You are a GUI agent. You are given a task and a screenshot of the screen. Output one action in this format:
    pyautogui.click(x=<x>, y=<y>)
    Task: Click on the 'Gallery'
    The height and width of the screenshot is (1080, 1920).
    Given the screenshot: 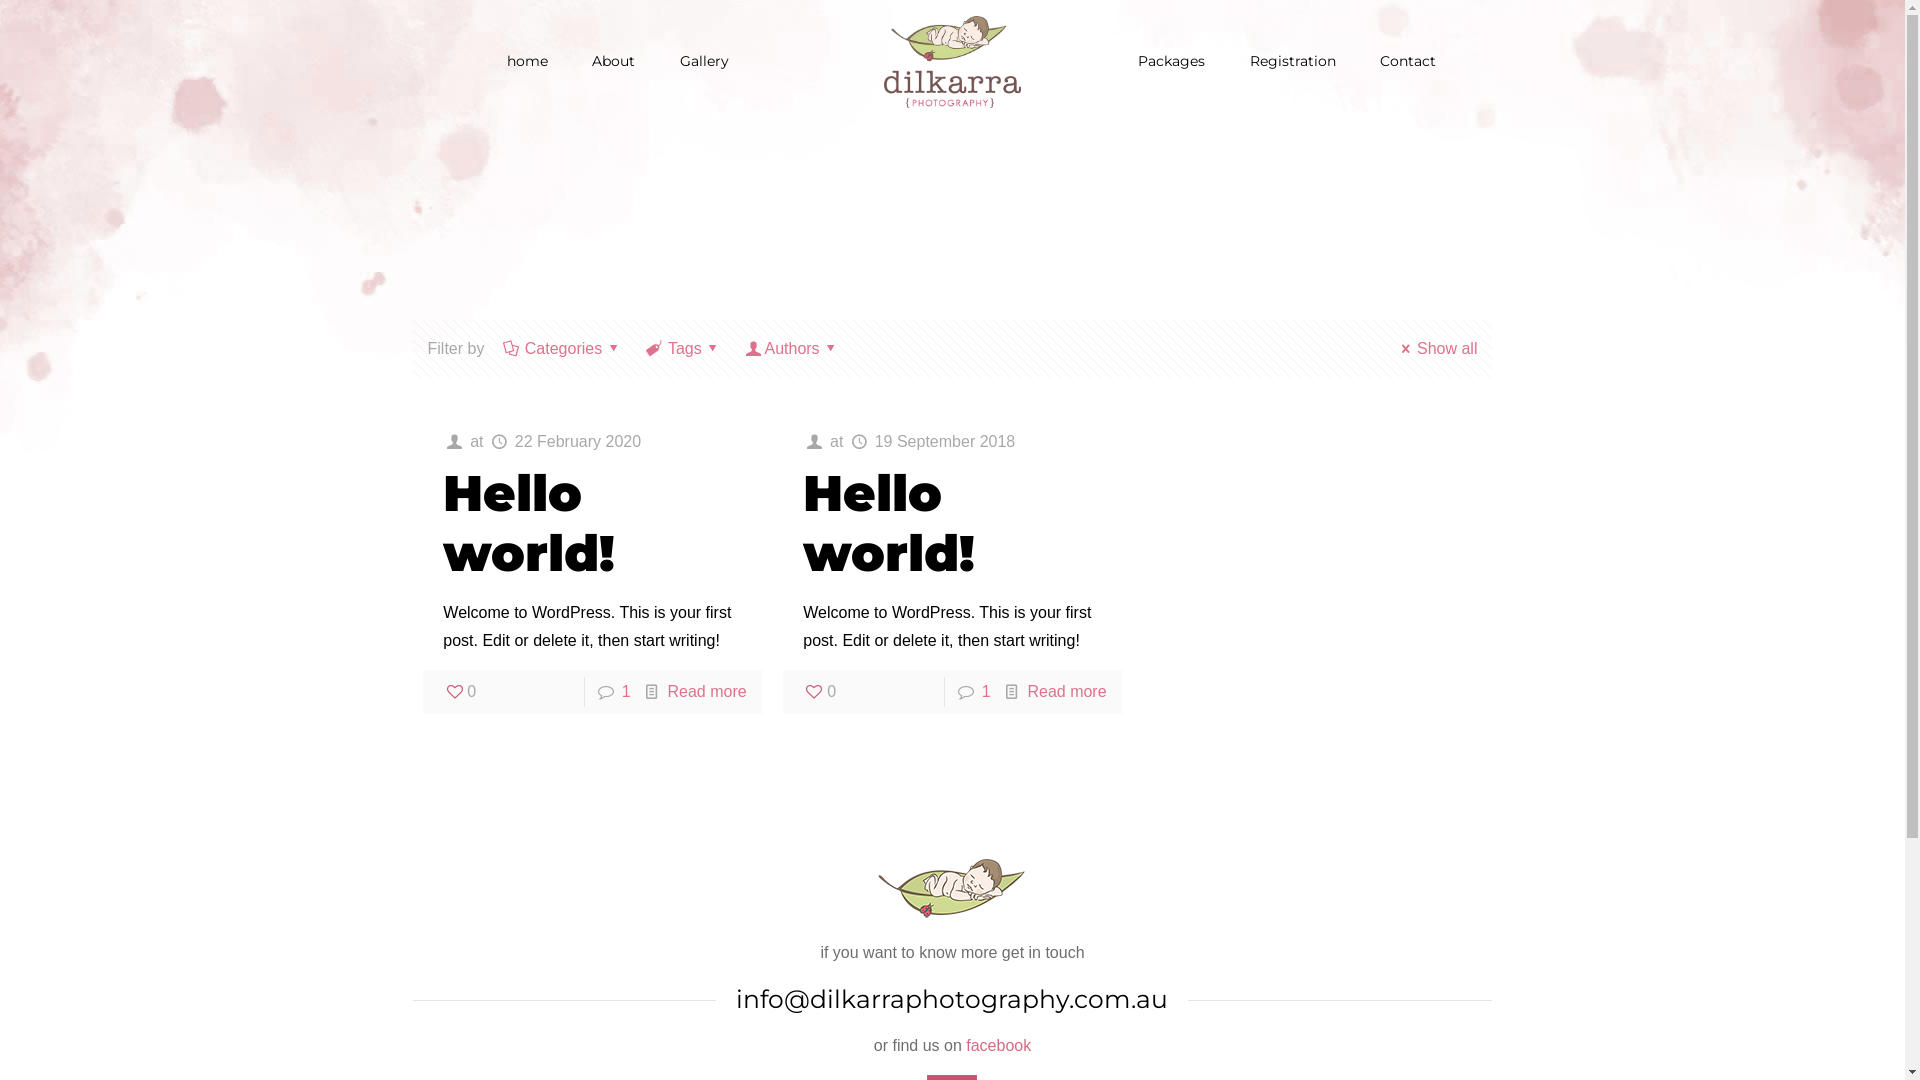 What is the action you would take?
    pyautogui.click(x=704, y=60)
    